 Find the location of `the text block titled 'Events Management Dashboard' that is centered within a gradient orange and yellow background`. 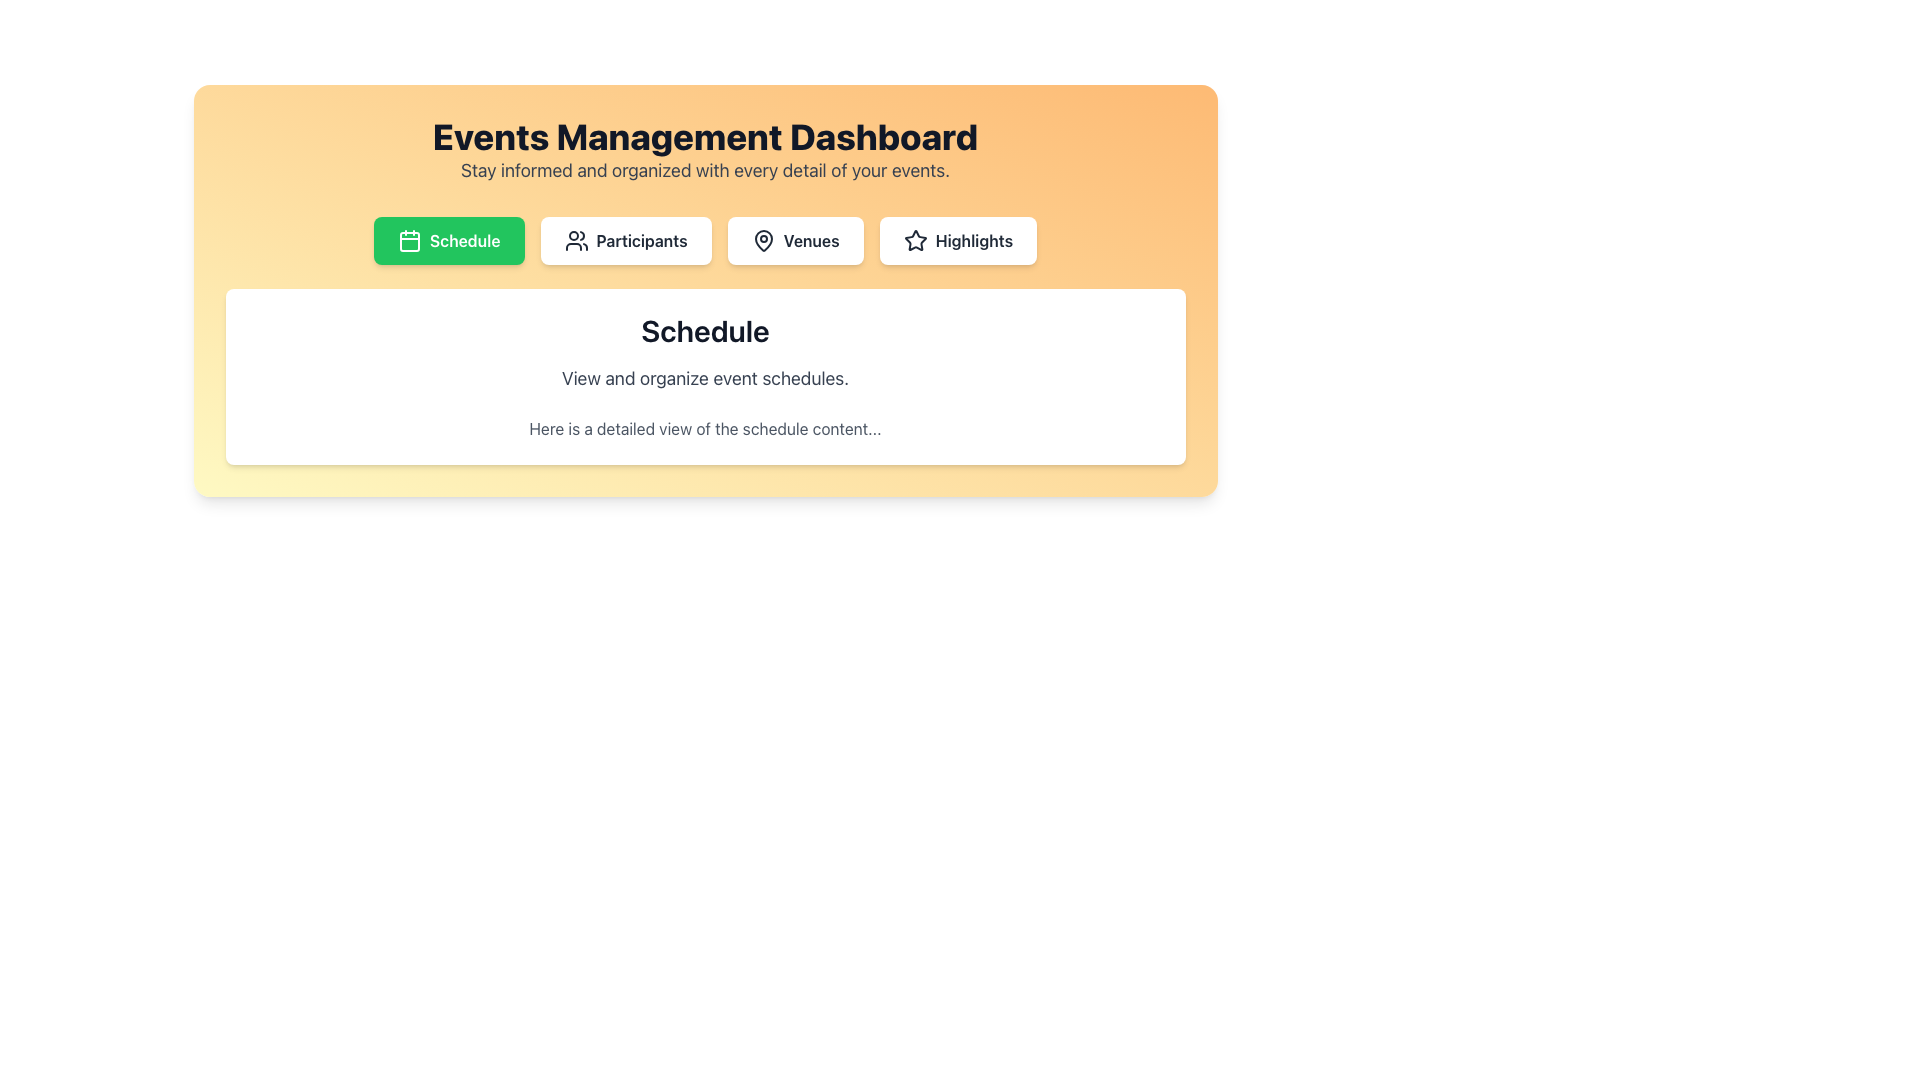

the text block titled 'Events Management Dashboard' that is centered within a gradient orange and yellow background is located at coordinates (705, 149).